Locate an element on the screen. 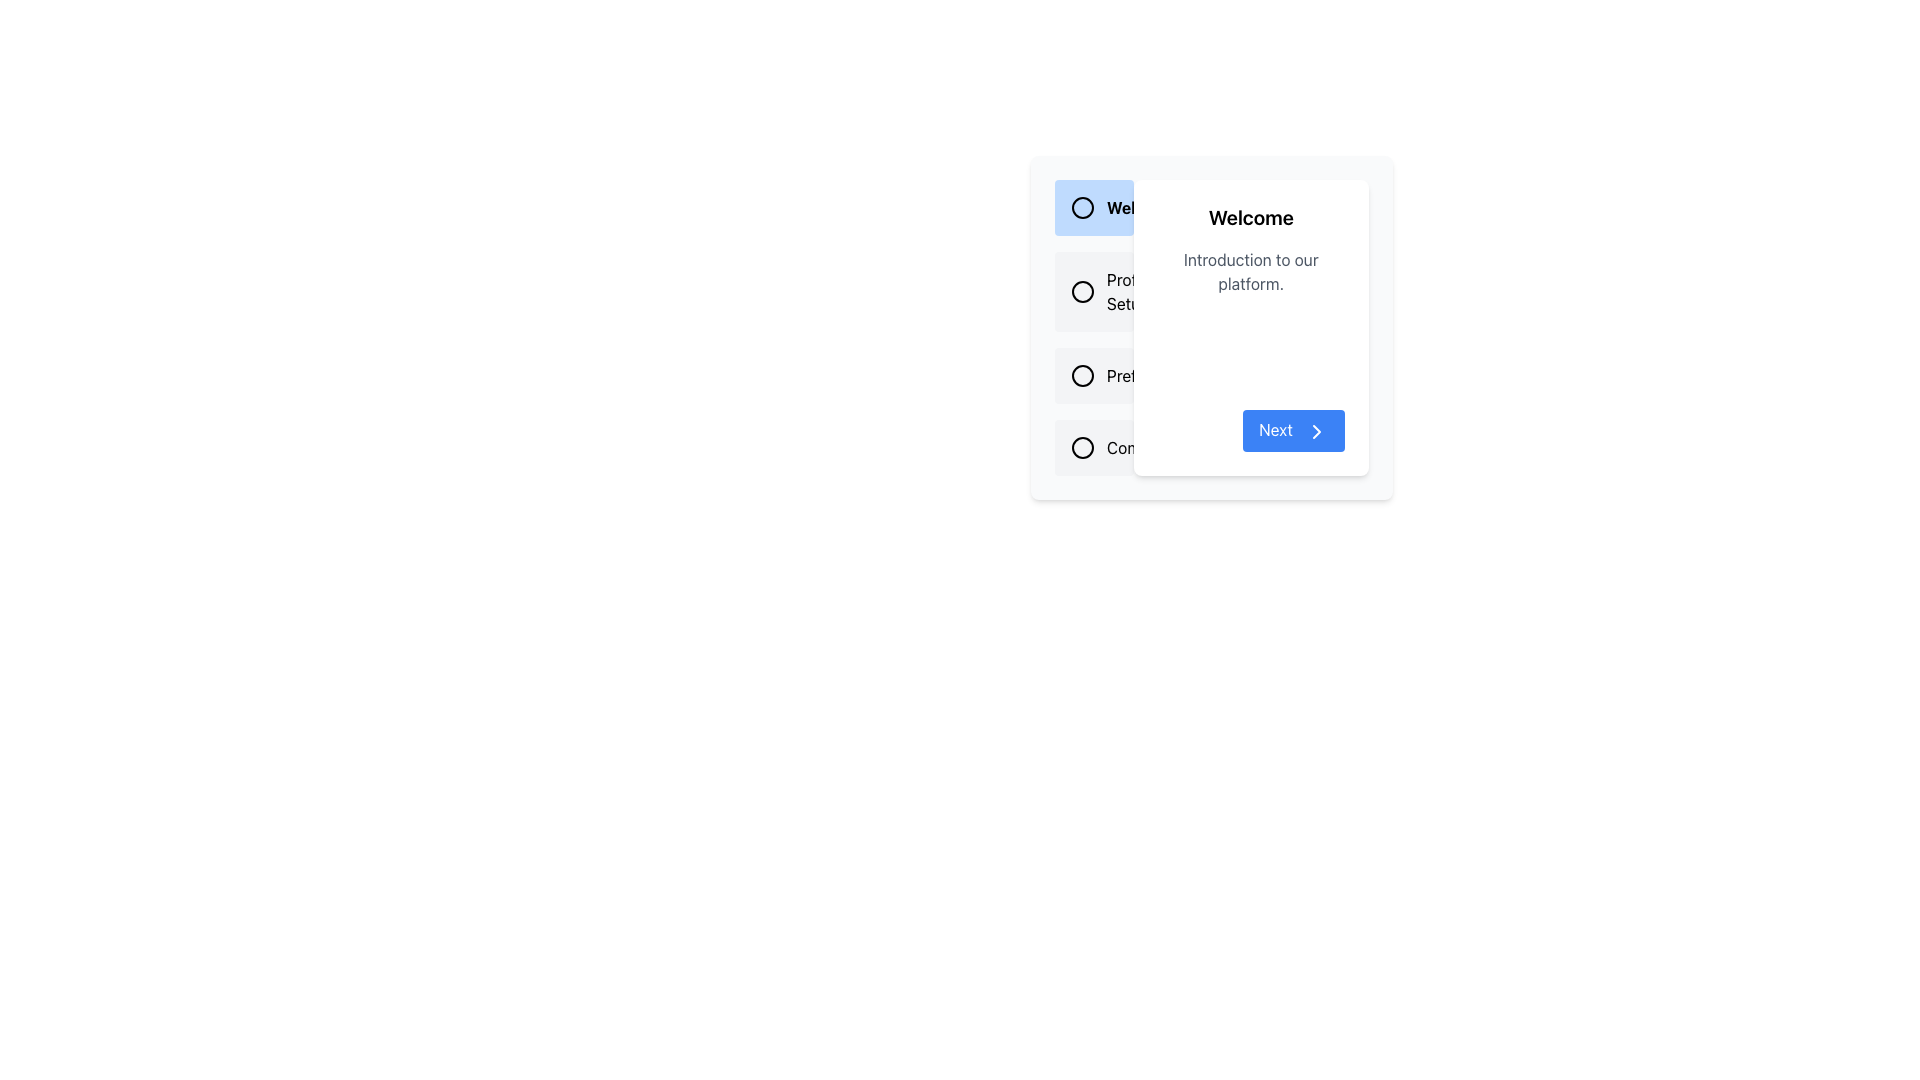 This screenshot has width=1920, height=1080. the associated radio button for the 'Profile Setup' option, which is labeled below the 'Welcome' option and above the 'Preferences' option in the vertical list is located at coordinates (1129, 292).